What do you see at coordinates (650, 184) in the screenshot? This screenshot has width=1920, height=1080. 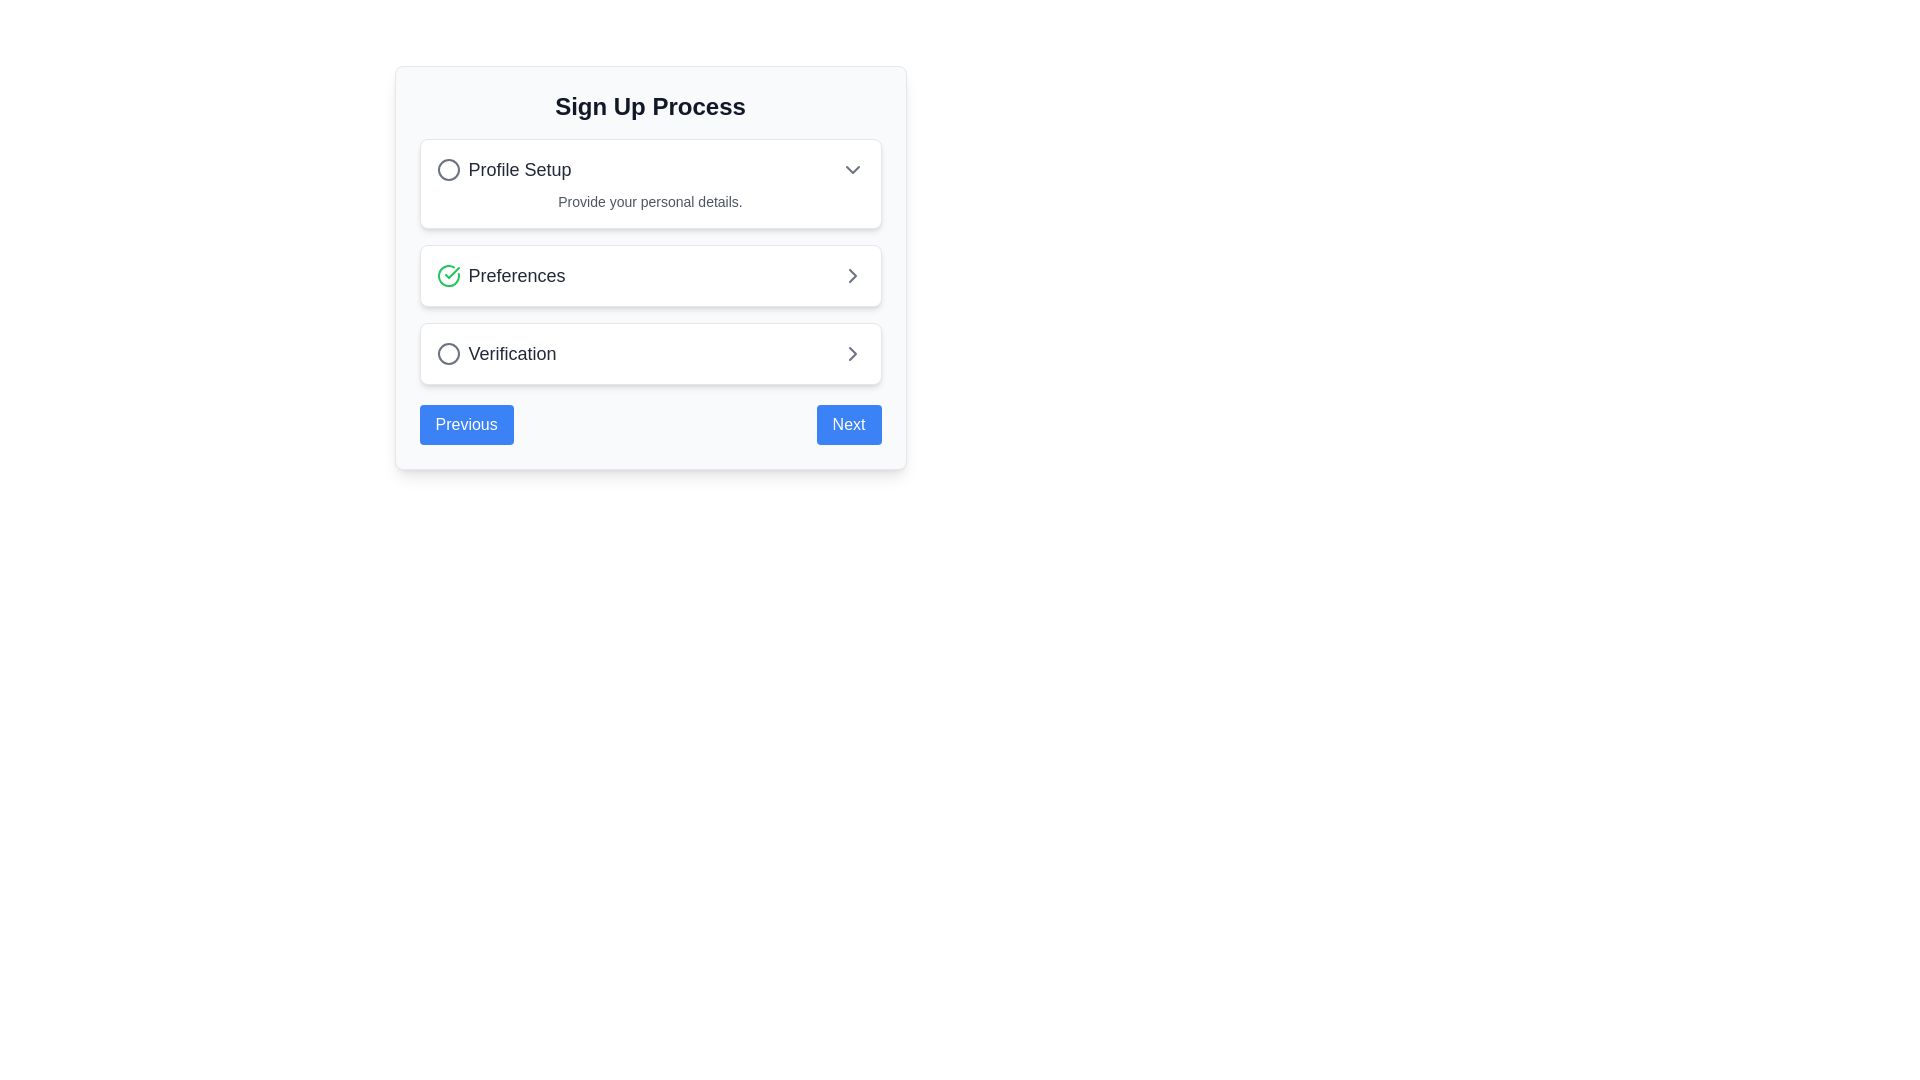 I see `the 'Profile Setup' card which is the first card in a vertical stack with a white background and rounded corners` at bounding box center [650, 184].